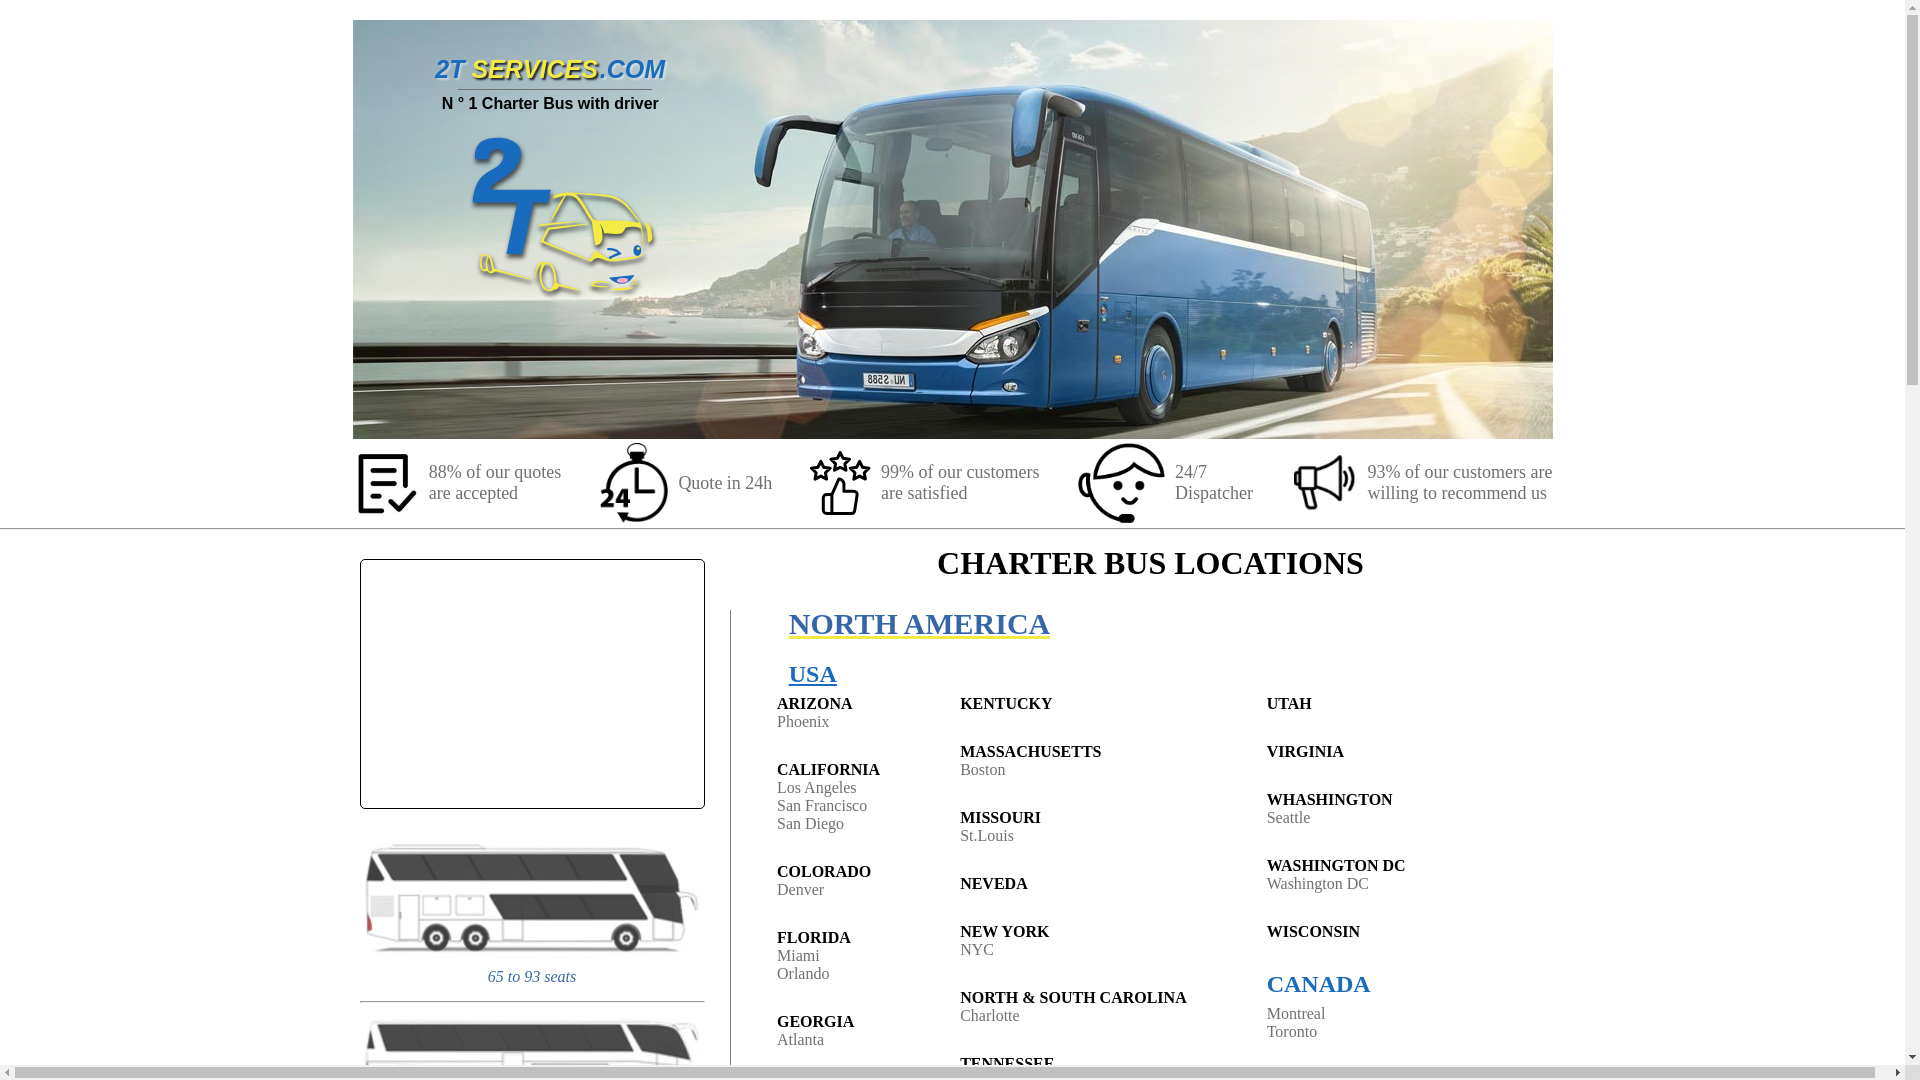 This screenshot has width=1920, height=1080. I want to click on 'Toronto', so click(1291, 1031).